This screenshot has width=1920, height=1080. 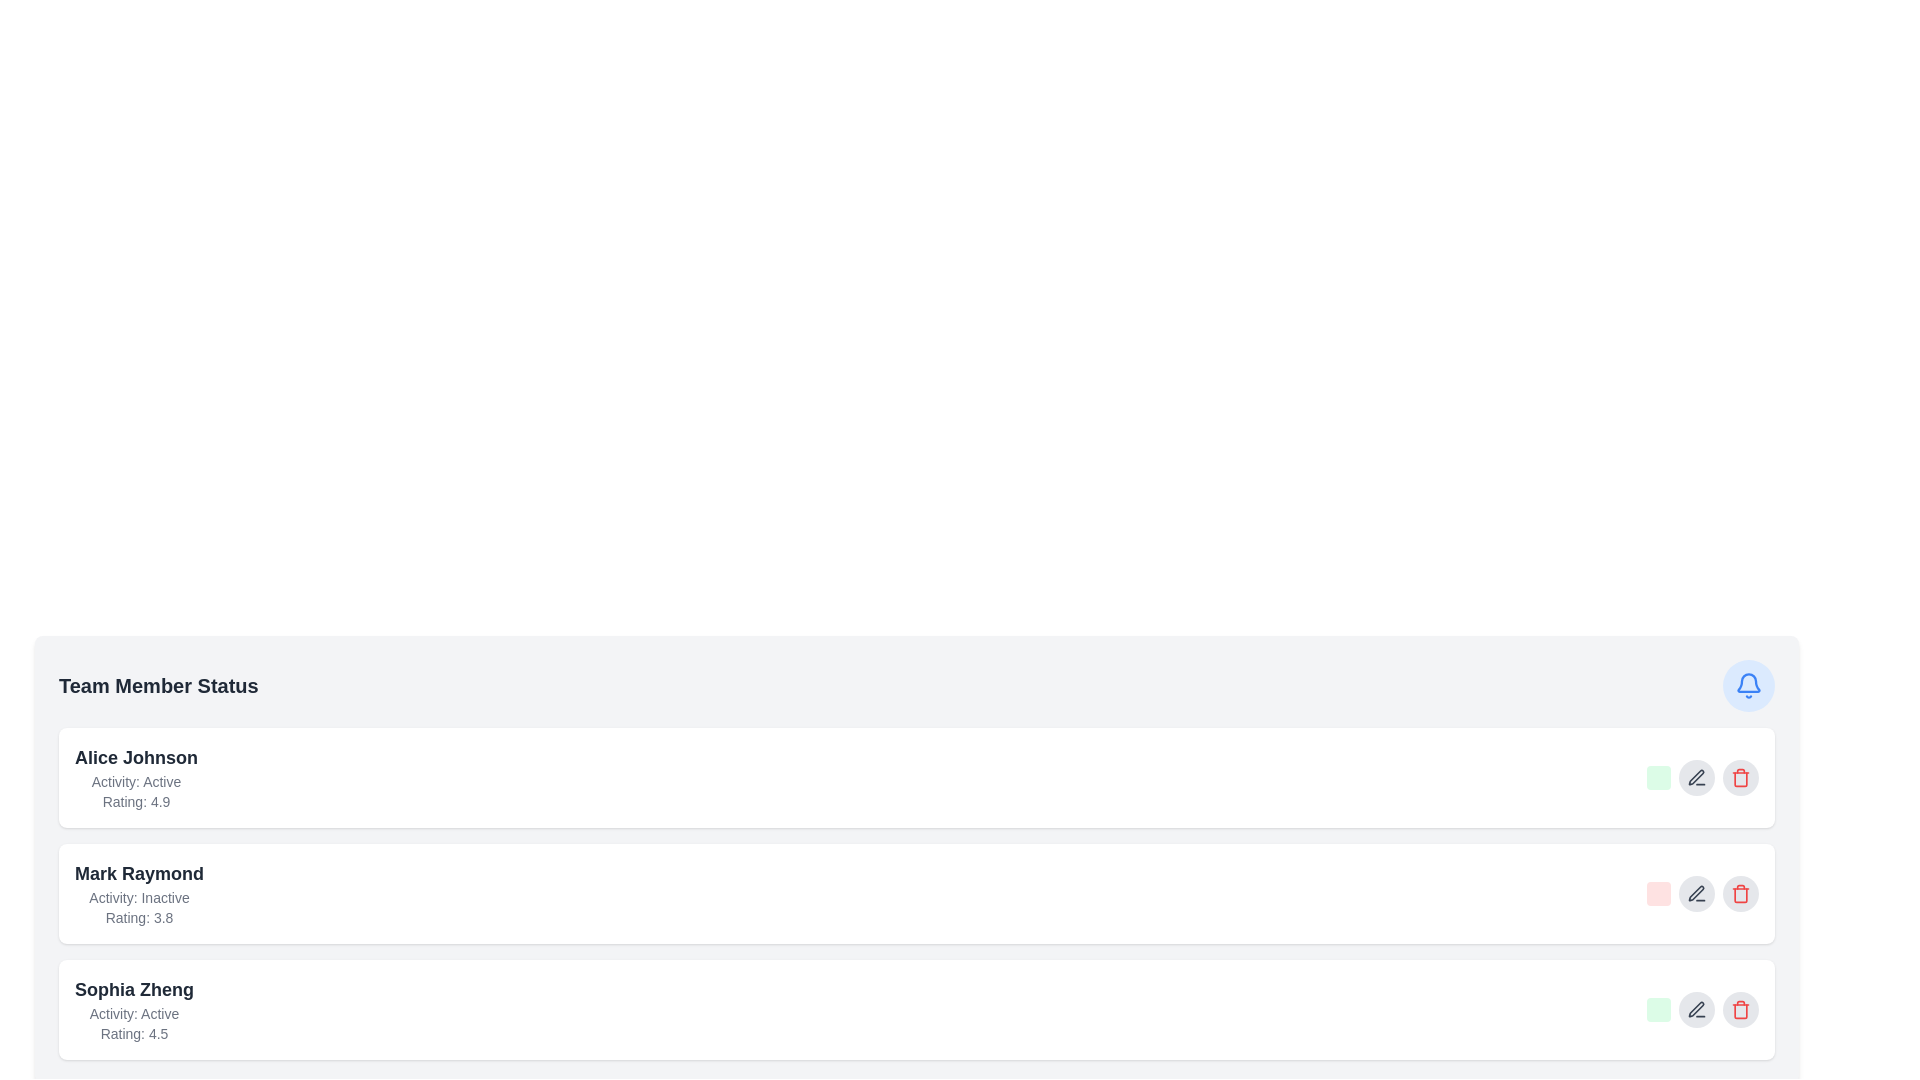 What do you see at coordinates (1696, 1010) in the screenshot?
I see `the round button with a light gray background and a pen icon in the center, located in the third row of the member table, to observe its hover effect` at bounding box center [1696, 1010].